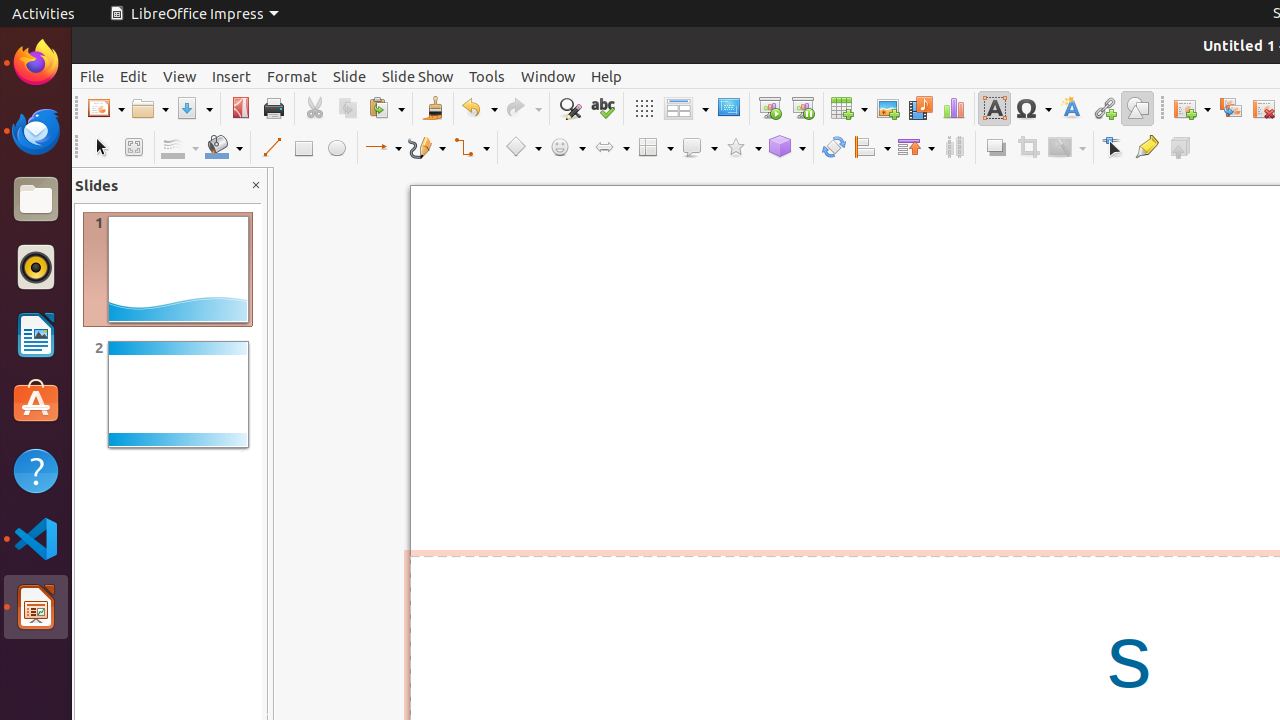  Describe the element at coordinates (699, 146) in the screenshot. I see `'Callout Shapes'` at that location.